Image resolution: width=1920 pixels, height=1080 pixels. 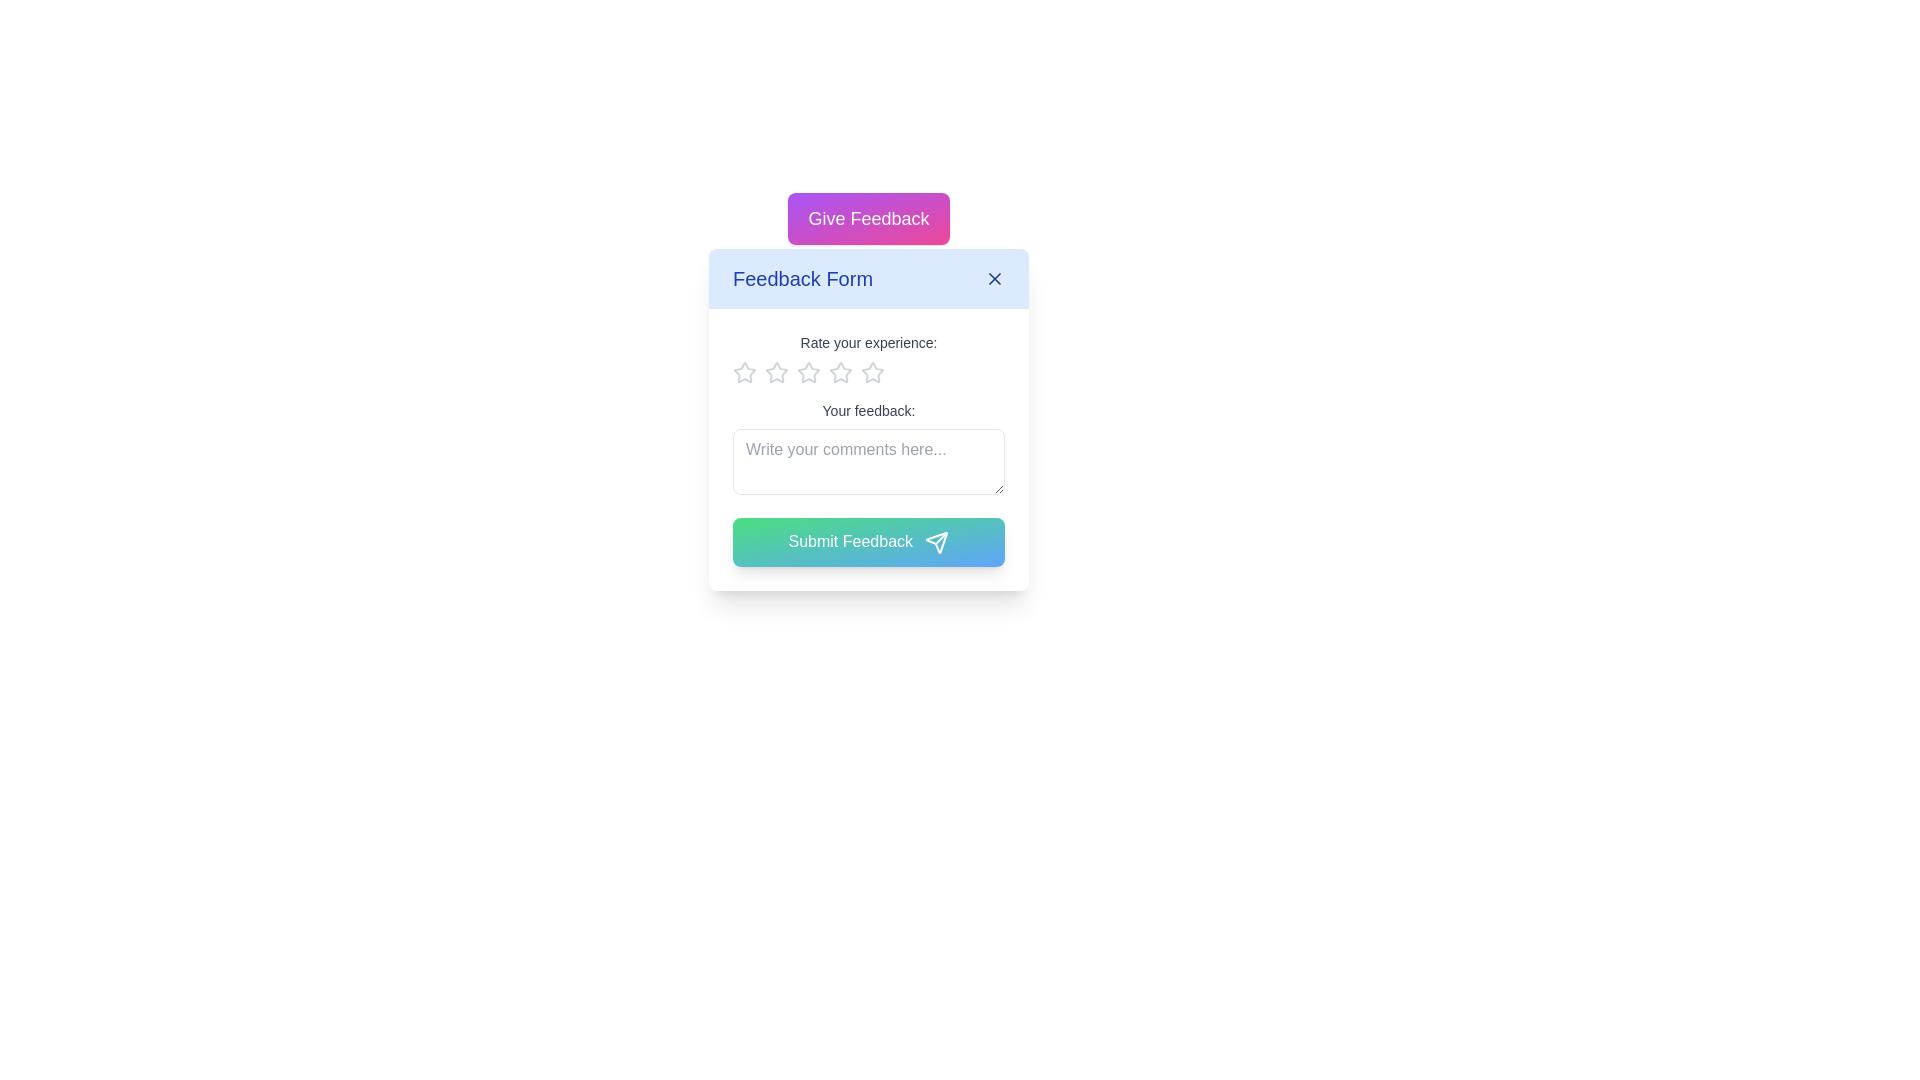 What do you see at coordinates (868, 542) in the screenshot?
I see `the feedback submission button located at the bottom of the feedback form, below the 'Your feedback:' text input area` at bounding box center [868, 542].